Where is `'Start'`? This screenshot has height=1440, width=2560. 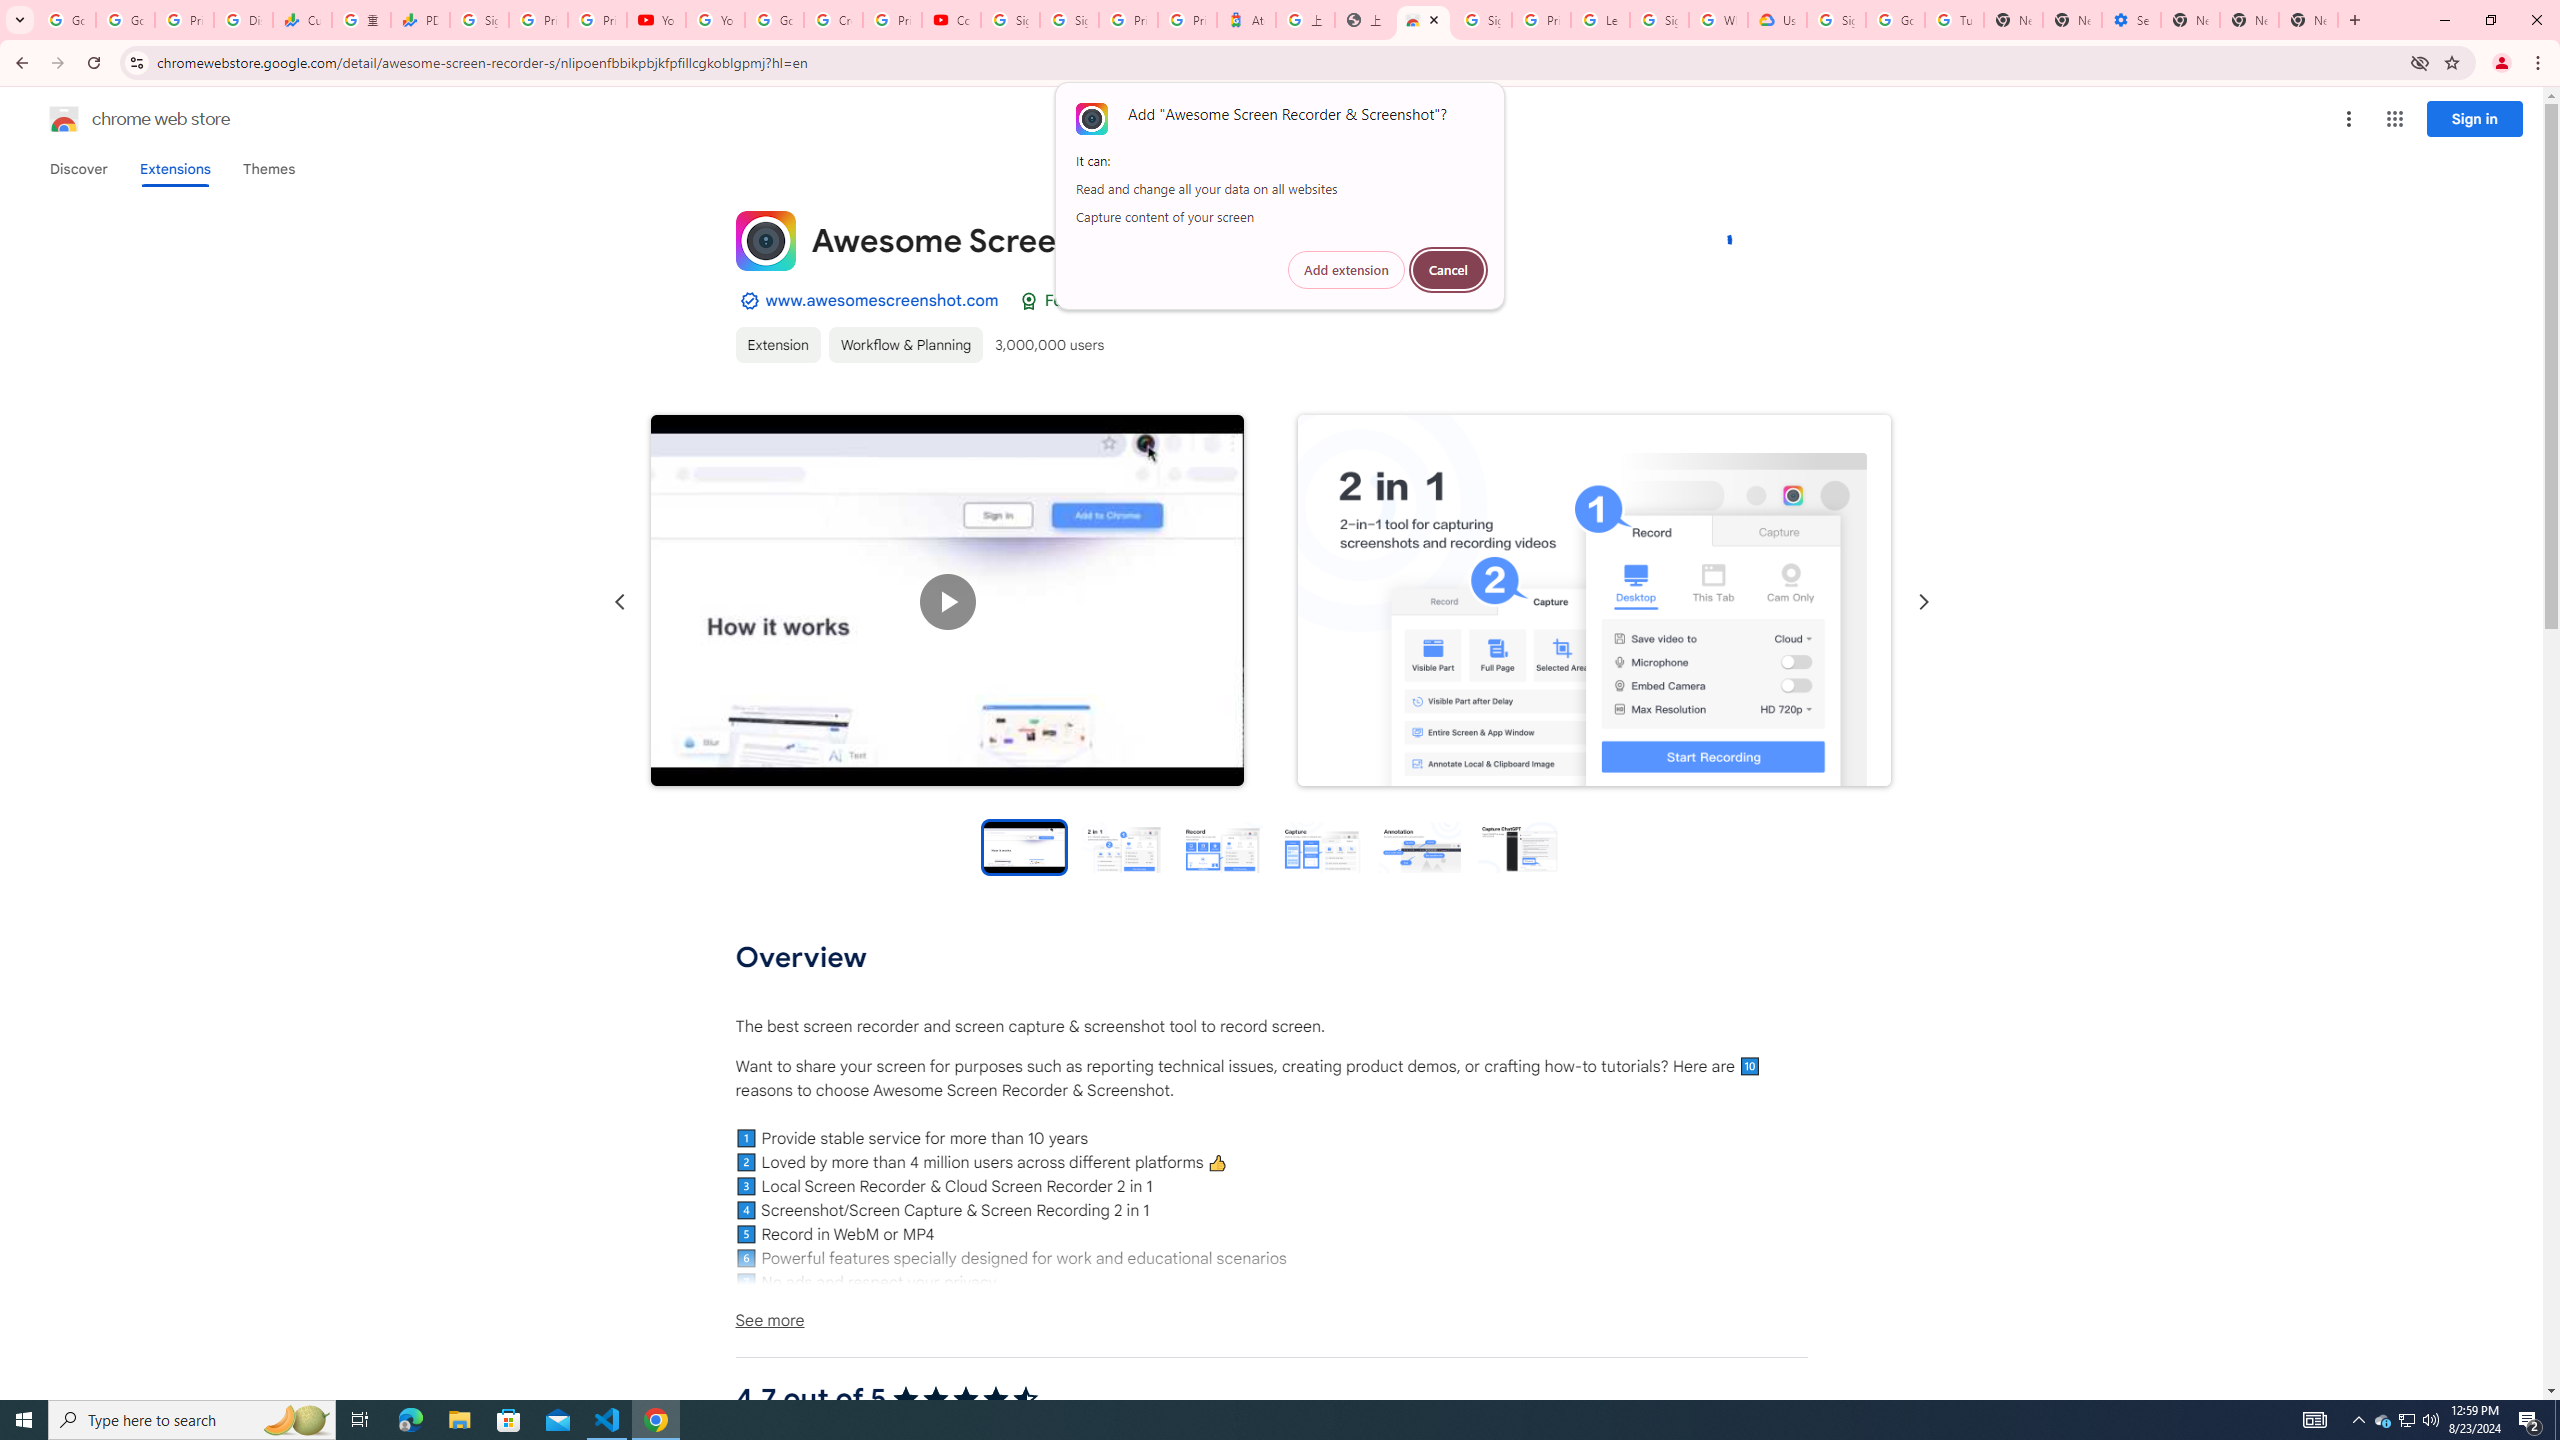 'Start' is located at coordinates (24, 1418).